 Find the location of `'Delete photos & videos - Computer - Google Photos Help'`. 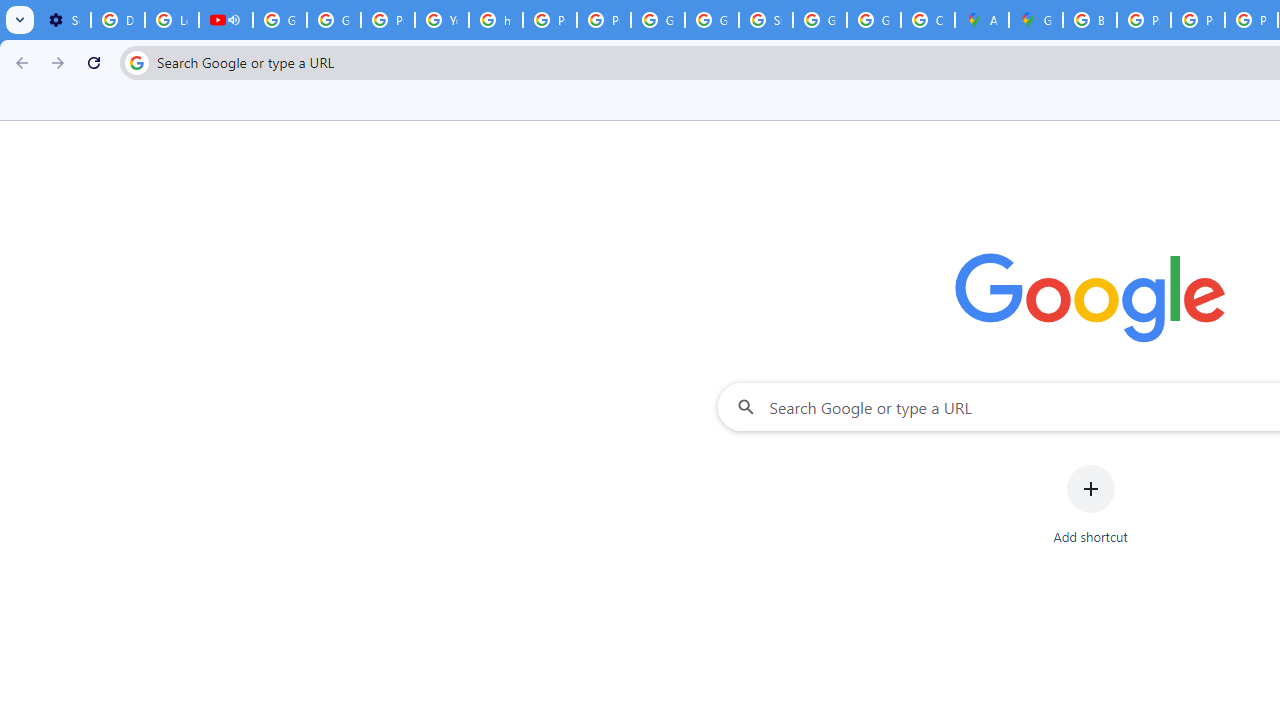

'Delete photos & videos - Computer - Google Photos Help' is located at coordinates (116, 20).